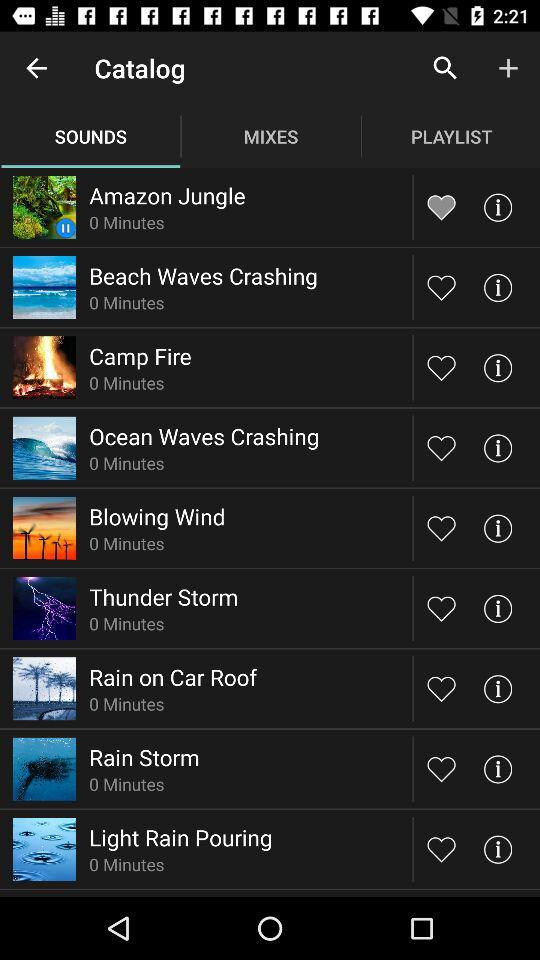 Image resolution: width=540 pixels, height=960 pixels. I want to click on for more information, so click(496, 286).